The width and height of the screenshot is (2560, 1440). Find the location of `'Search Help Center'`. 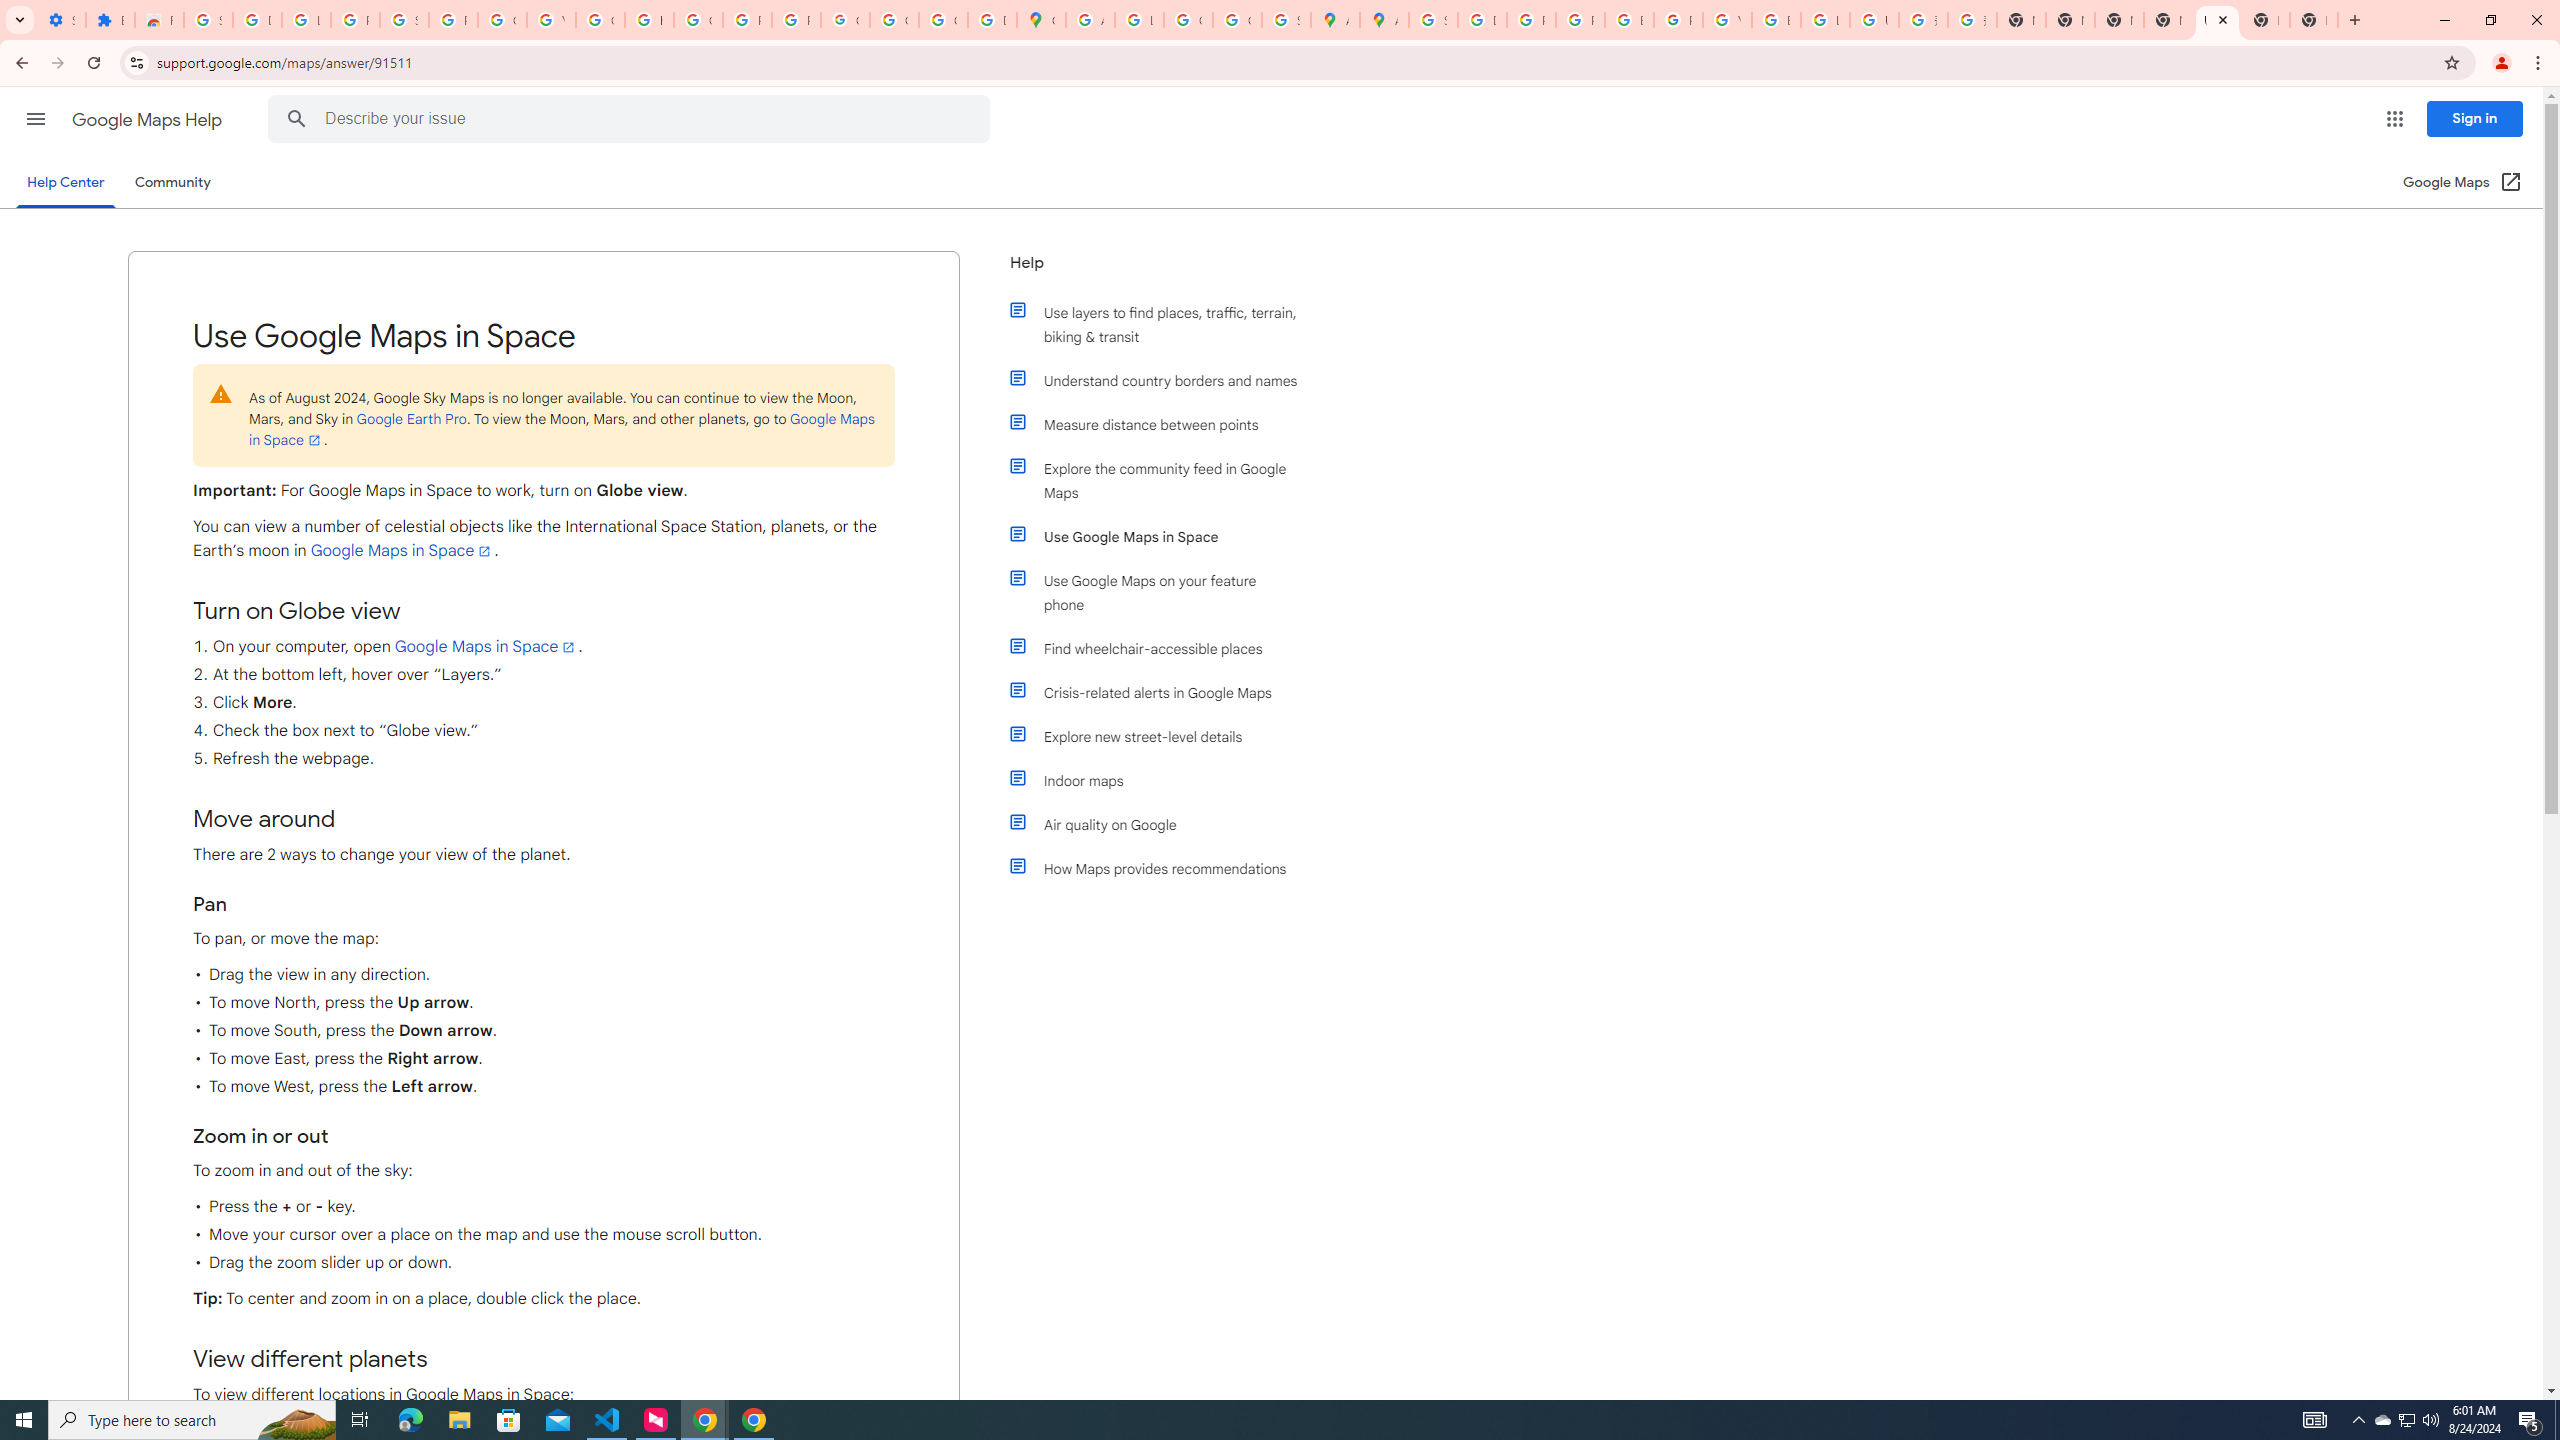

'Search Help Center' is located at coordinates (295, 118).